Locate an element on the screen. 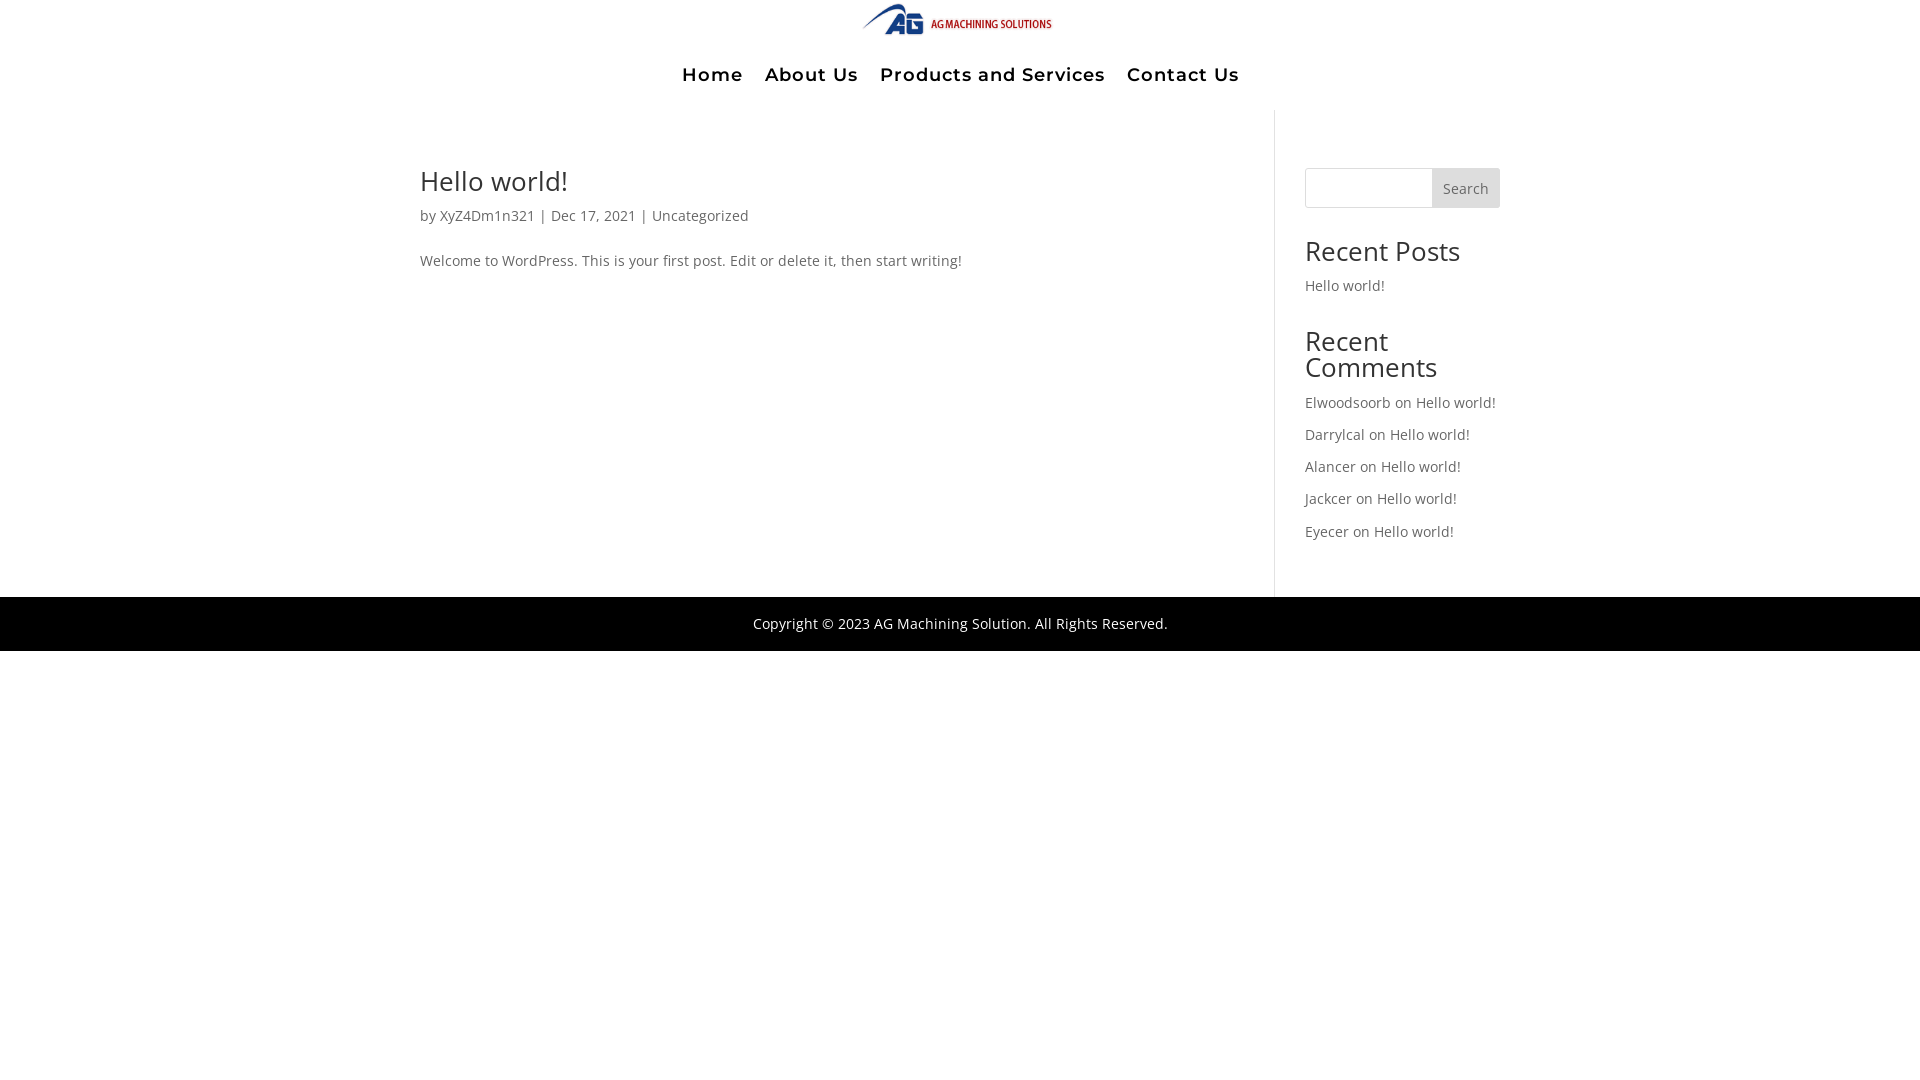 This screenshot has width=1920, height=1080. 'Alancer' is located at coordinates (1330, 466).